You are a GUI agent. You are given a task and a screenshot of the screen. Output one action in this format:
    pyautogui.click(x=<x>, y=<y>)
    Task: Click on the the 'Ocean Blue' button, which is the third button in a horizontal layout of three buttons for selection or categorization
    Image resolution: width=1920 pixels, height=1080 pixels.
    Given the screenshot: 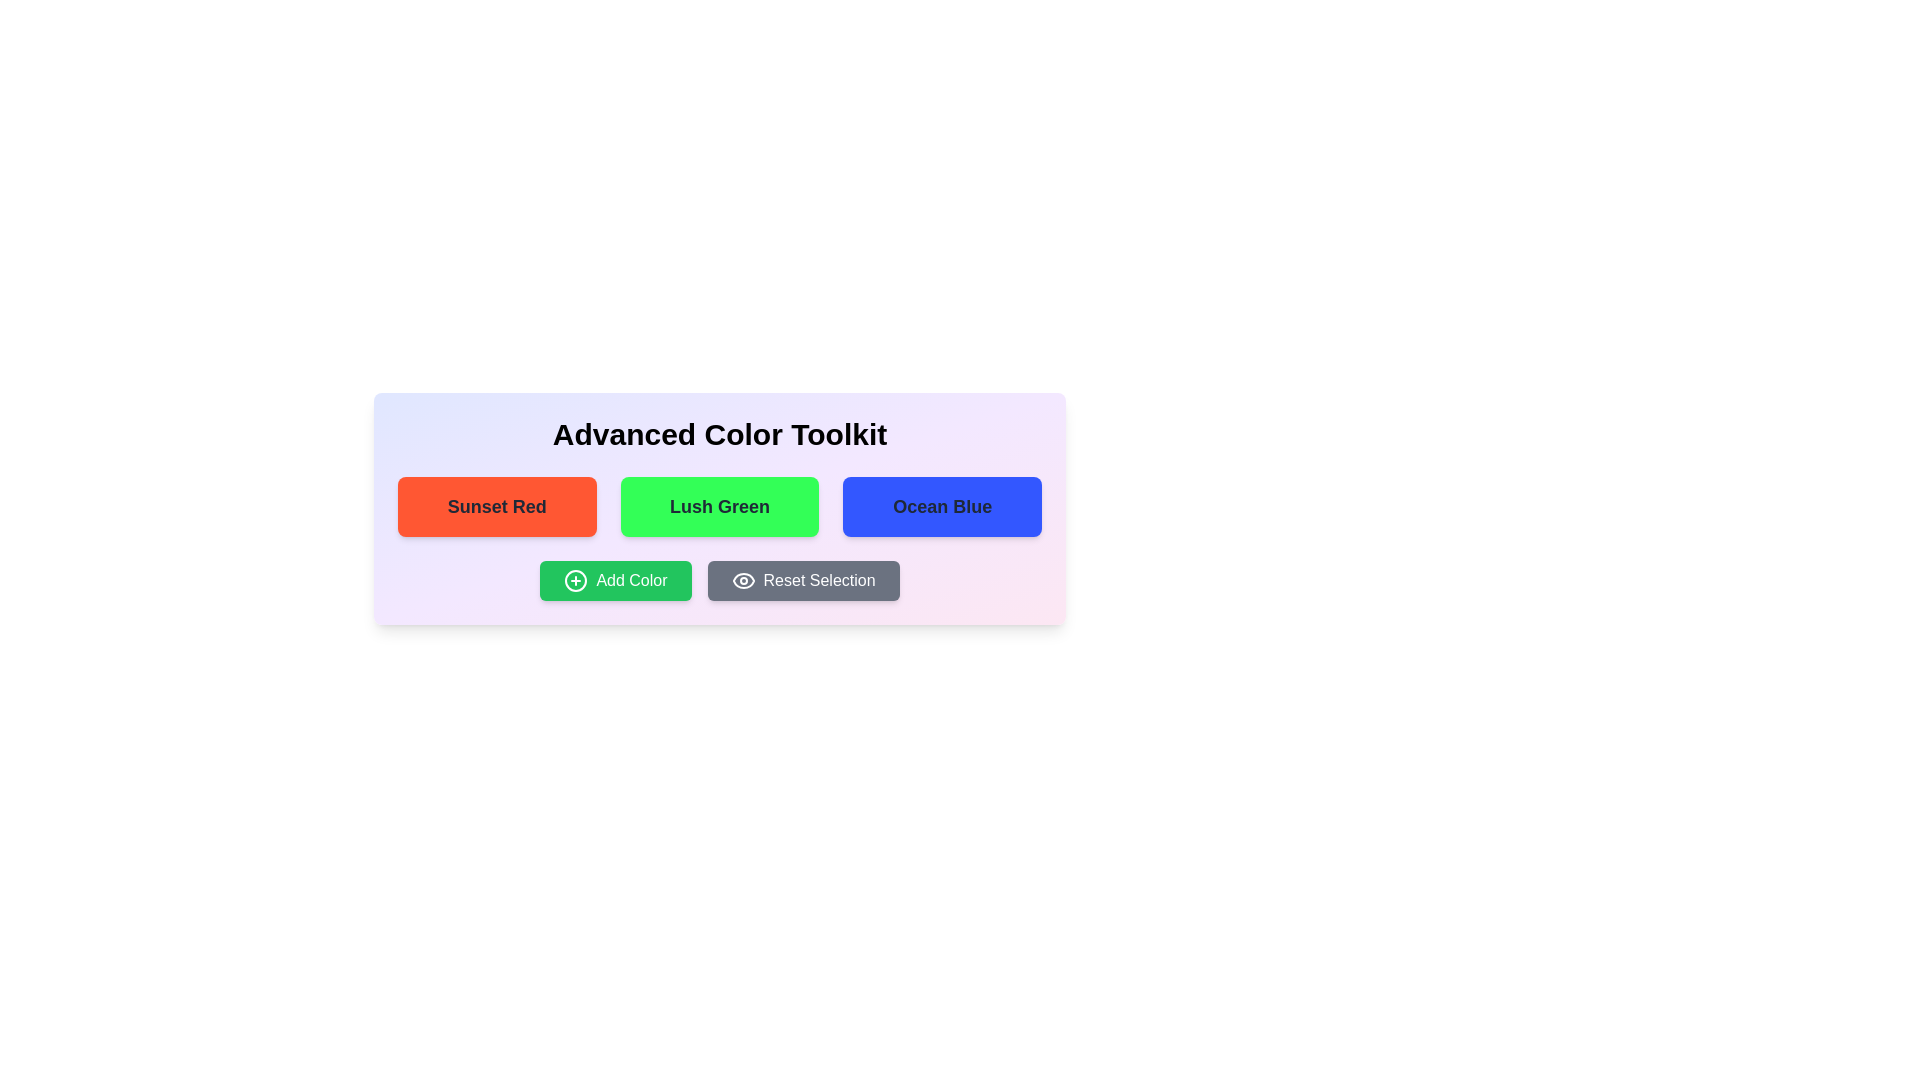 What is the action you would take?
    pyautogui.click(x=941, y=505)
    